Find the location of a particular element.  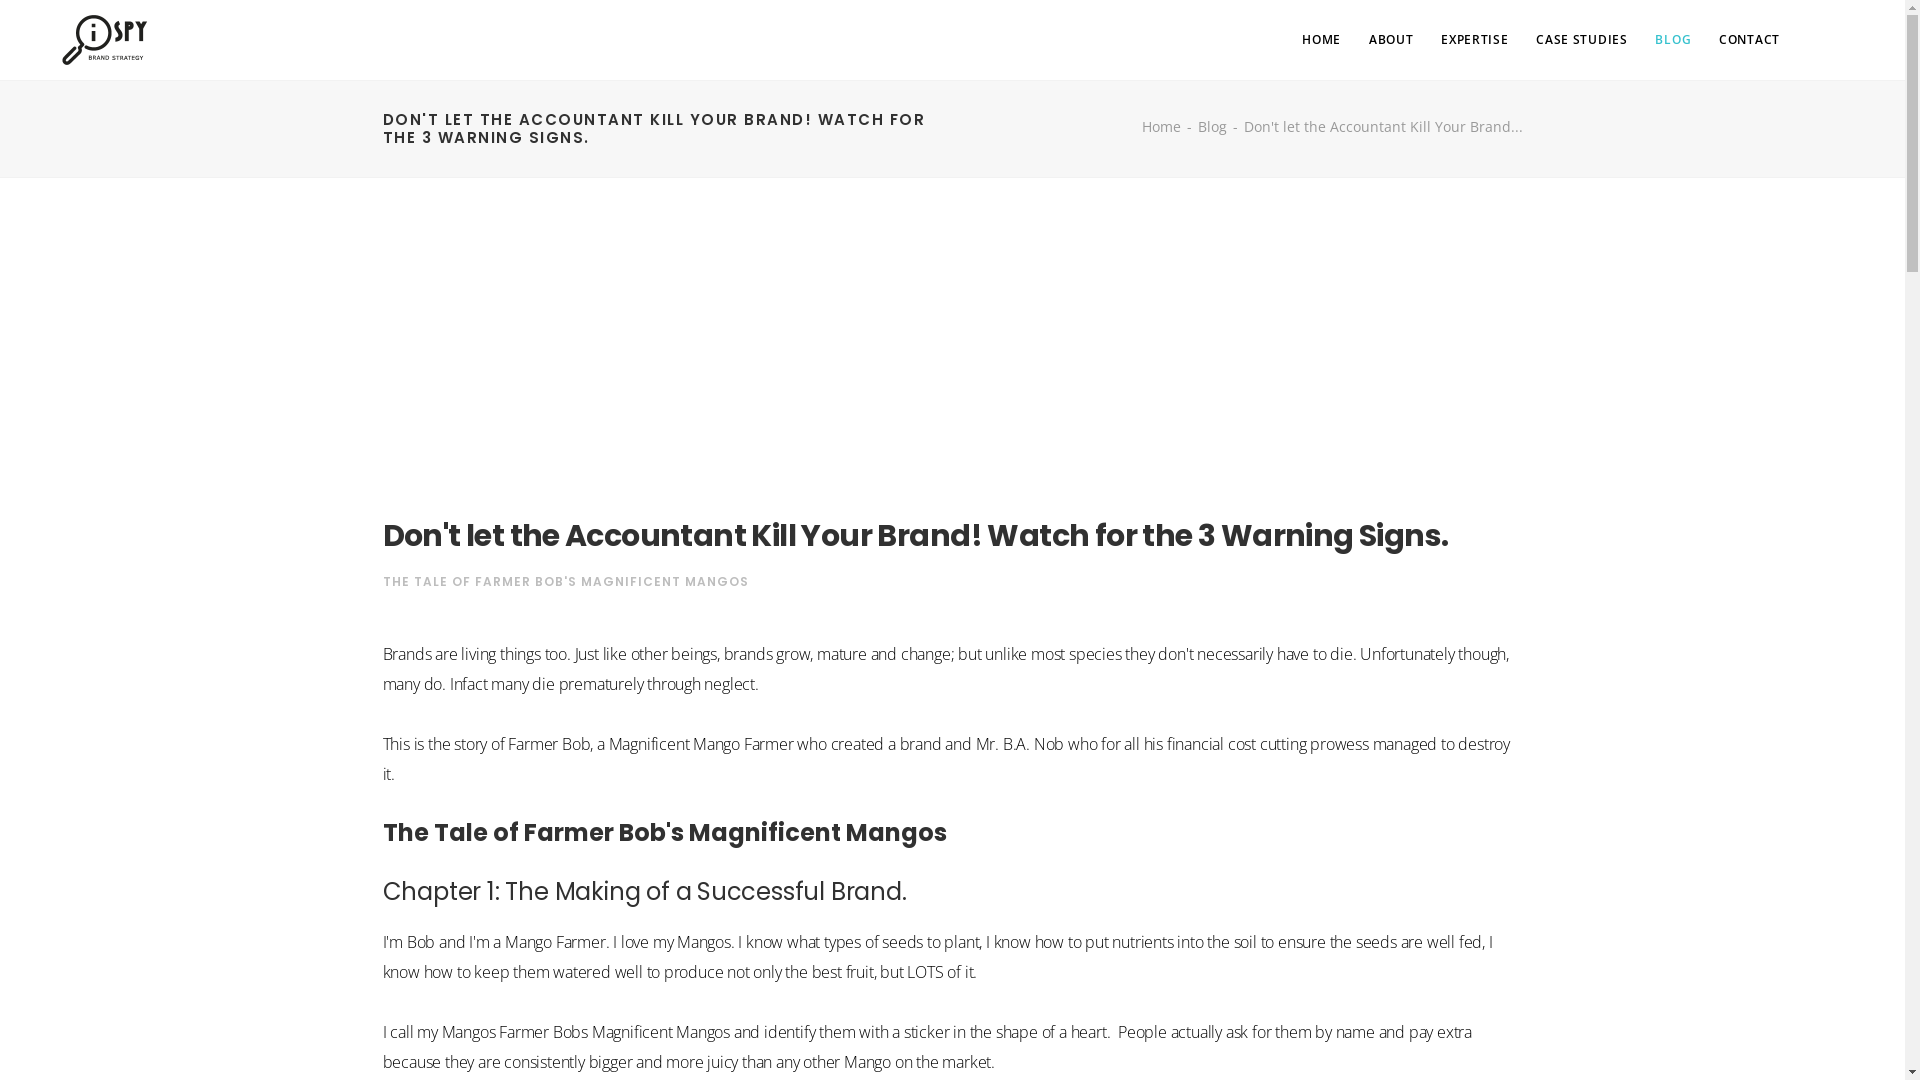

'HOME' is located at coordinates (1321, 39).